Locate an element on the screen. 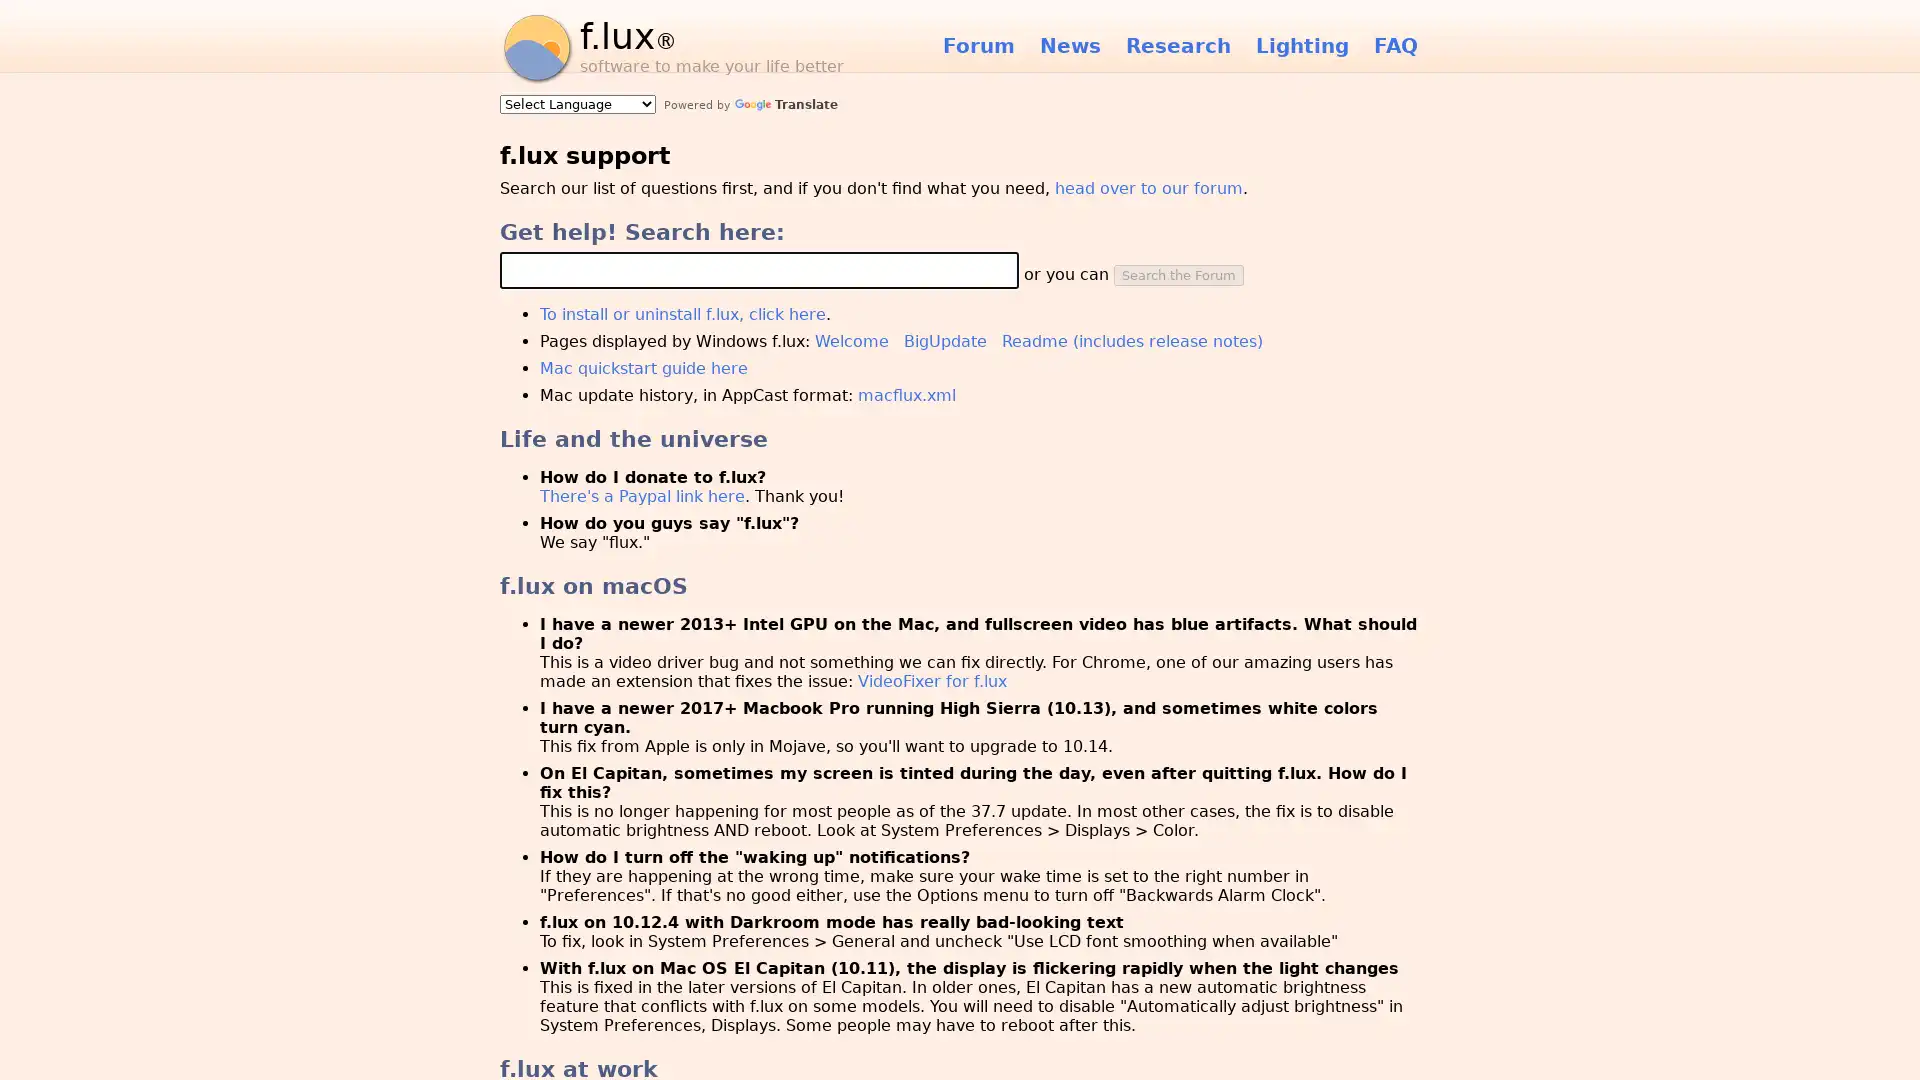  Search the Forum is located at coordinates (1179, 274).